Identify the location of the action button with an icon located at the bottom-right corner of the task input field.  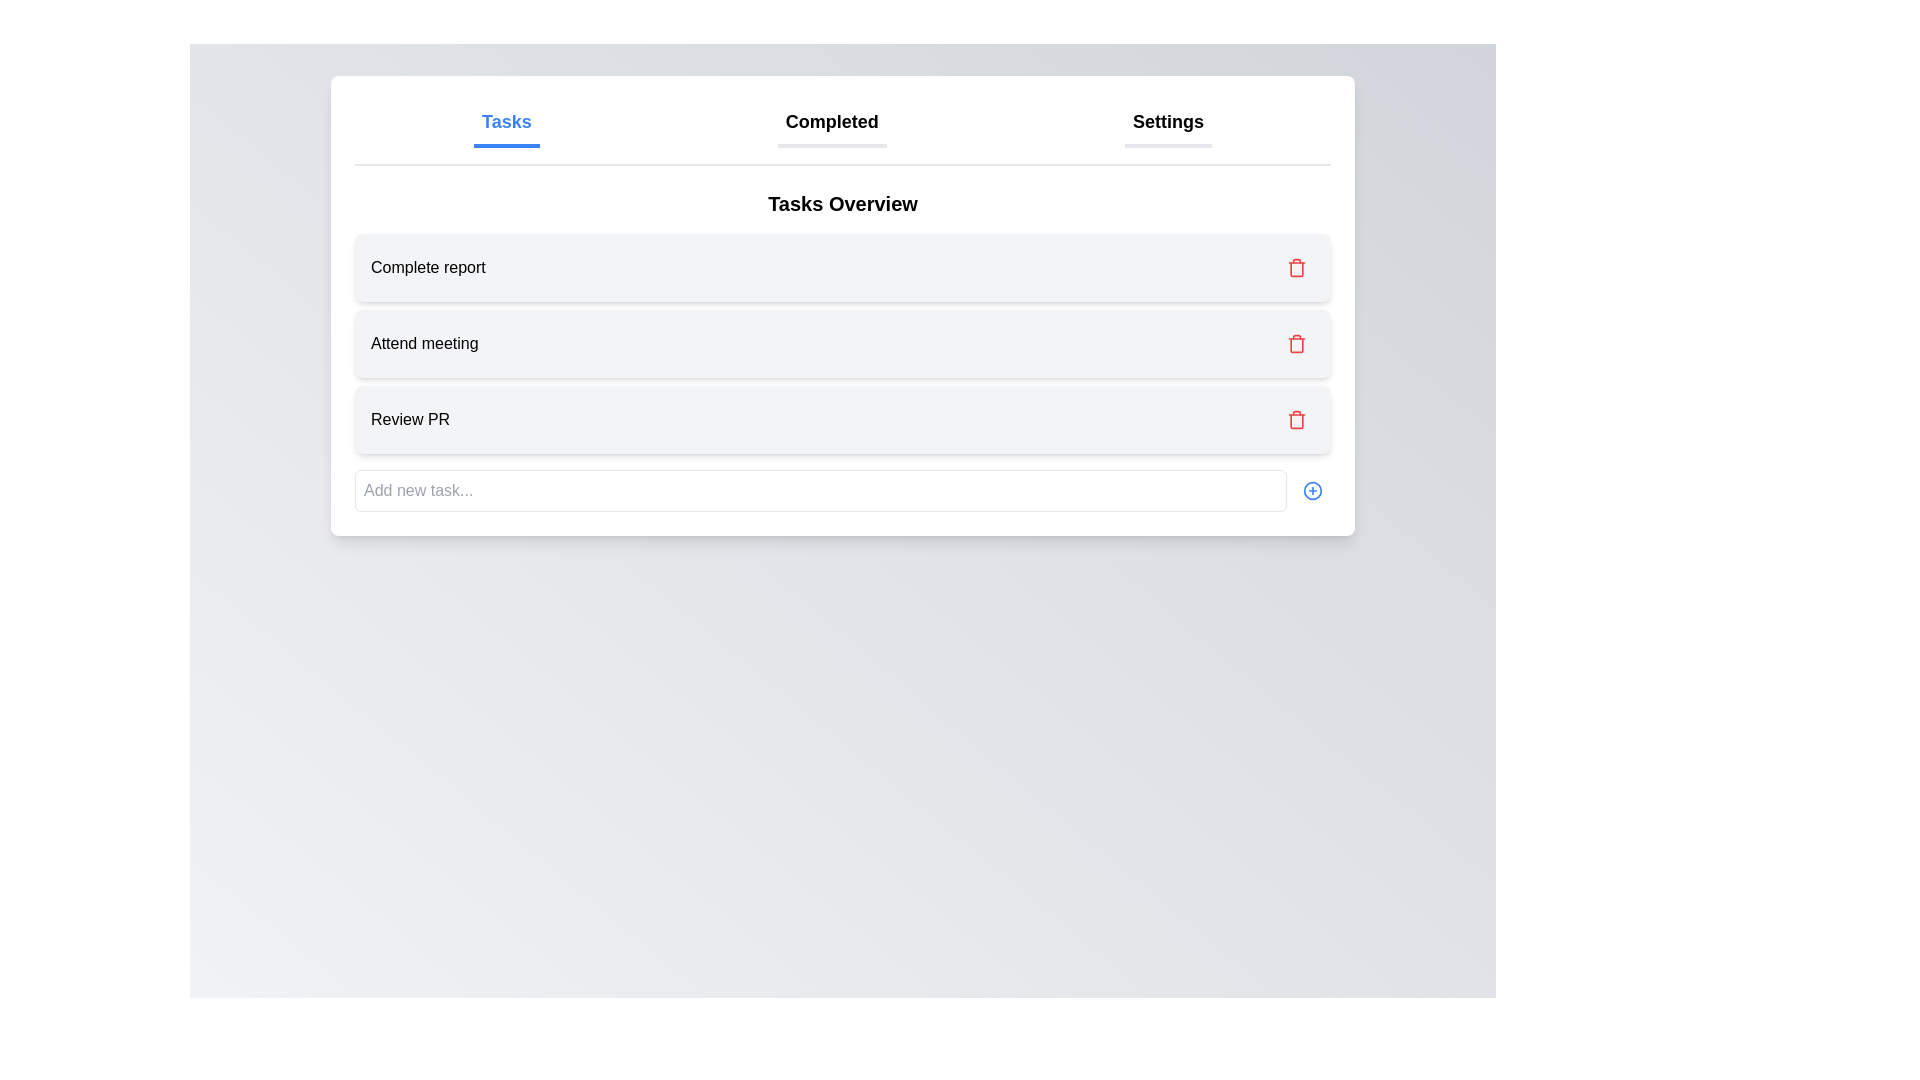
(1313, 490).